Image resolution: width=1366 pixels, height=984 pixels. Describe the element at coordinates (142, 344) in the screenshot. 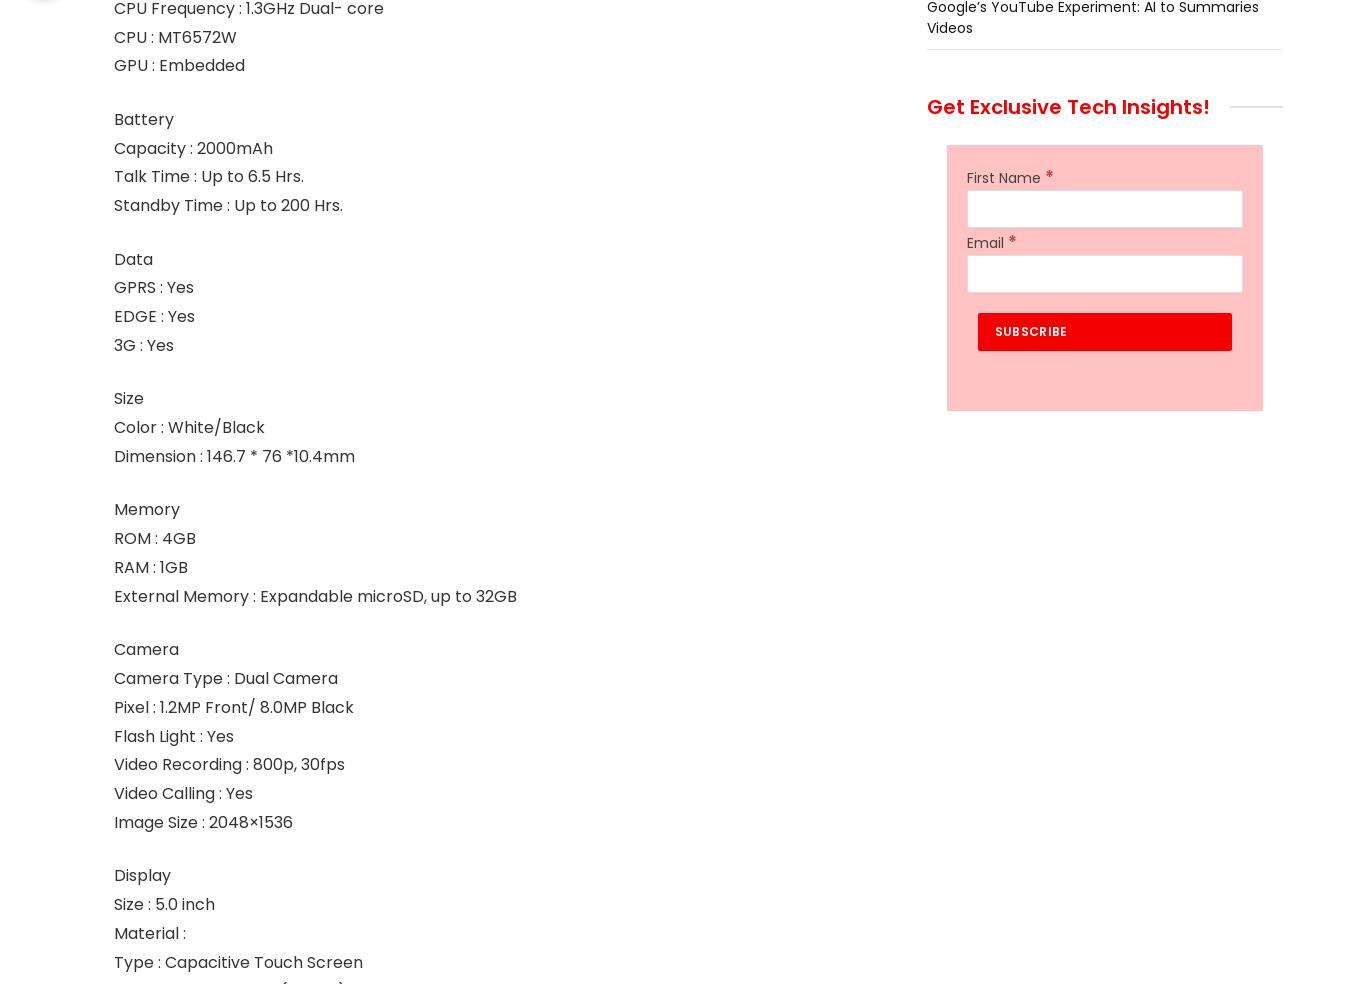

I see `'3G : Yes'` at that location.